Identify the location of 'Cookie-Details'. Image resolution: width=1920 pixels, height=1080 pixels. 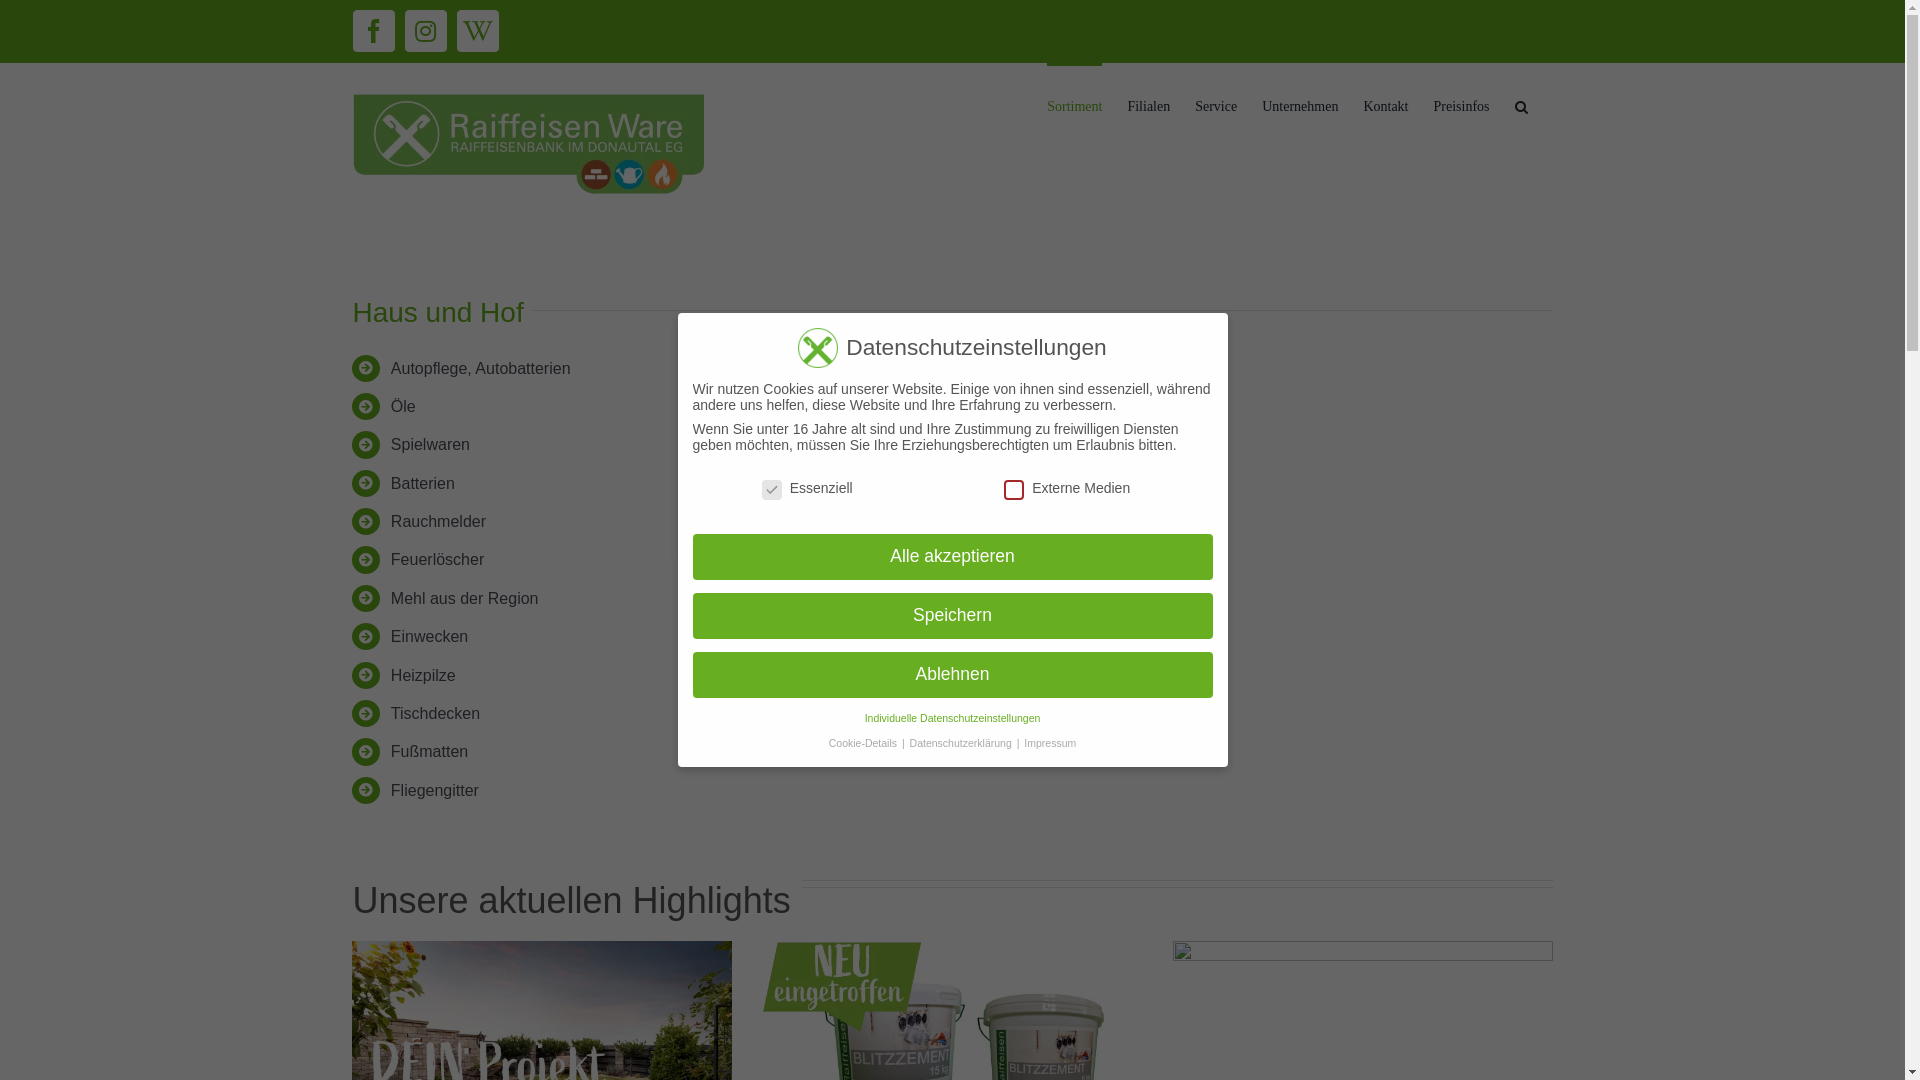
(864, 741).